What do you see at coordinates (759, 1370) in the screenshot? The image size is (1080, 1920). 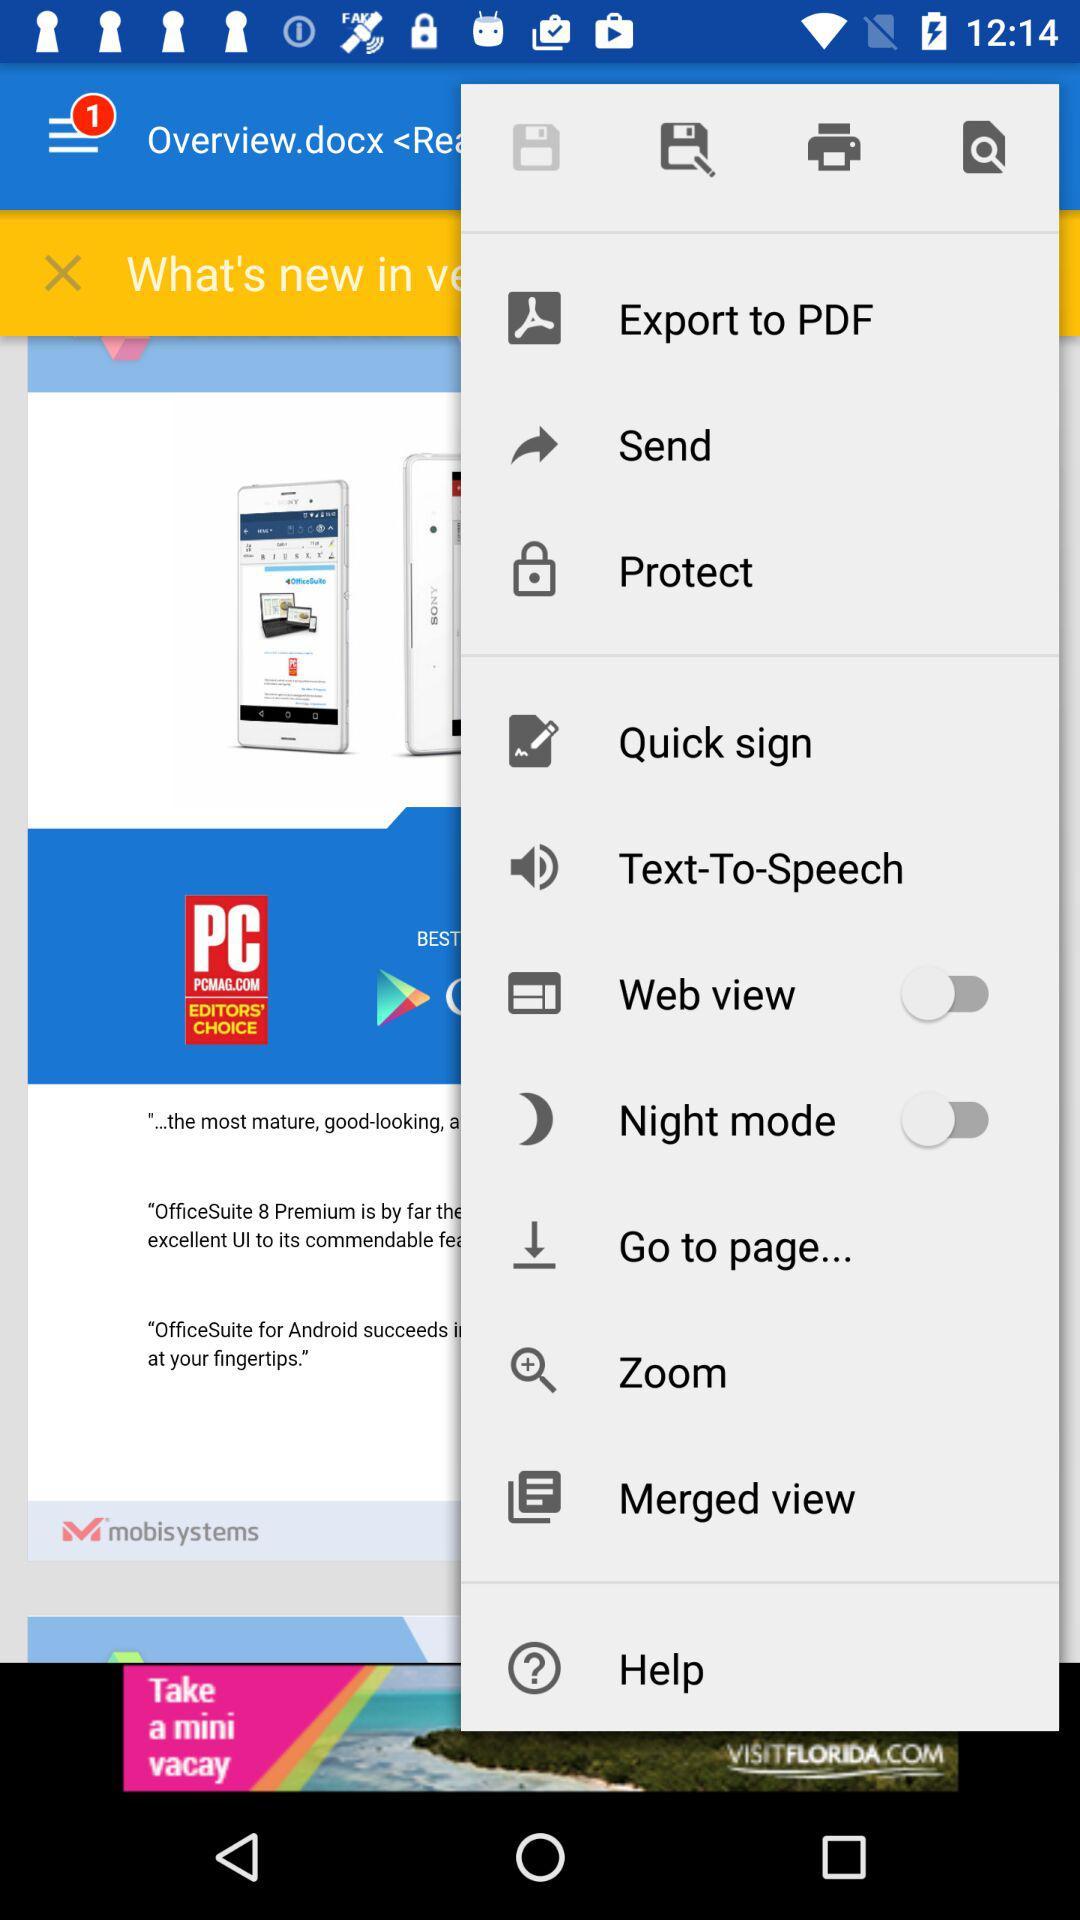 I see `icon above merged view item` at bounding box center [759, 1370].